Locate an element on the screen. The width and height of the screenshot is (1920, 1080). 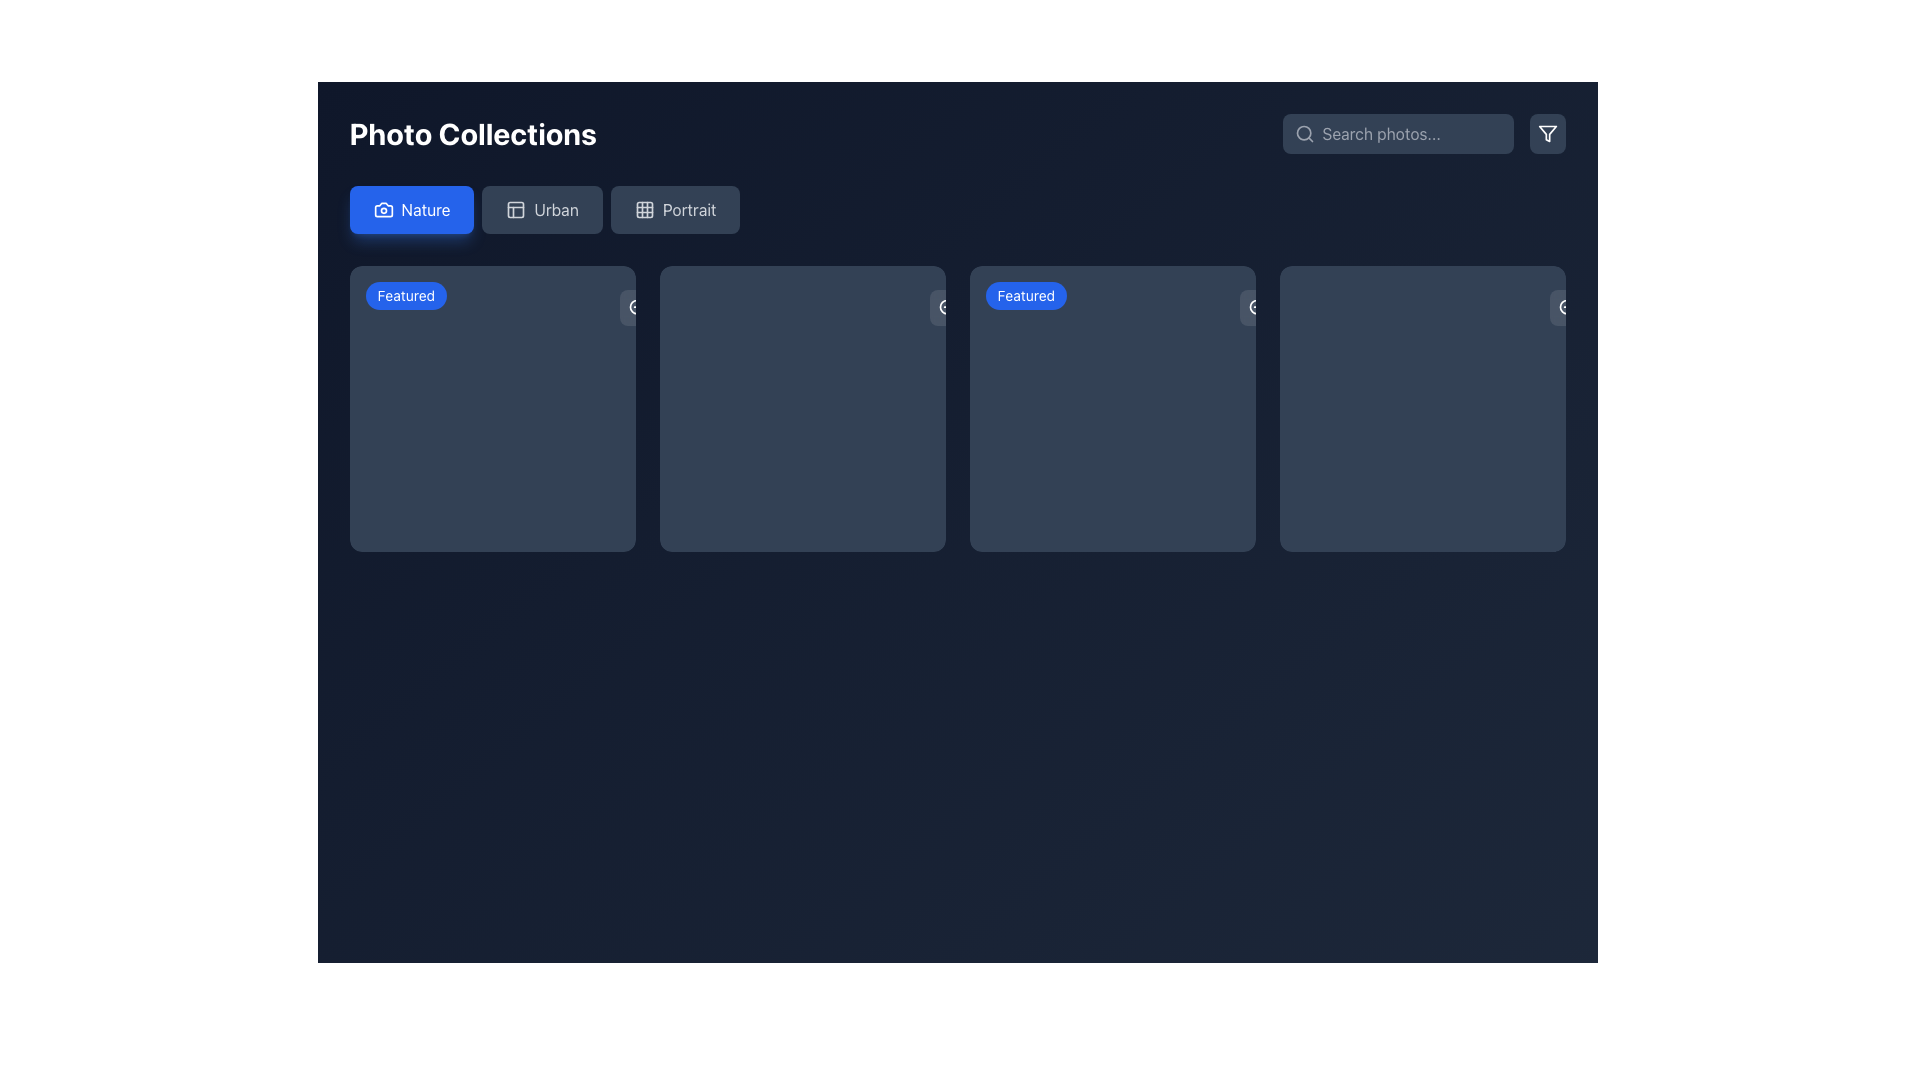
the 'Urban' button, which is styled with a dark background and light gray text, positioned between the 'Nature' and 'Portrait' buttons in a horizontal row is located at coordinates (542, 209).